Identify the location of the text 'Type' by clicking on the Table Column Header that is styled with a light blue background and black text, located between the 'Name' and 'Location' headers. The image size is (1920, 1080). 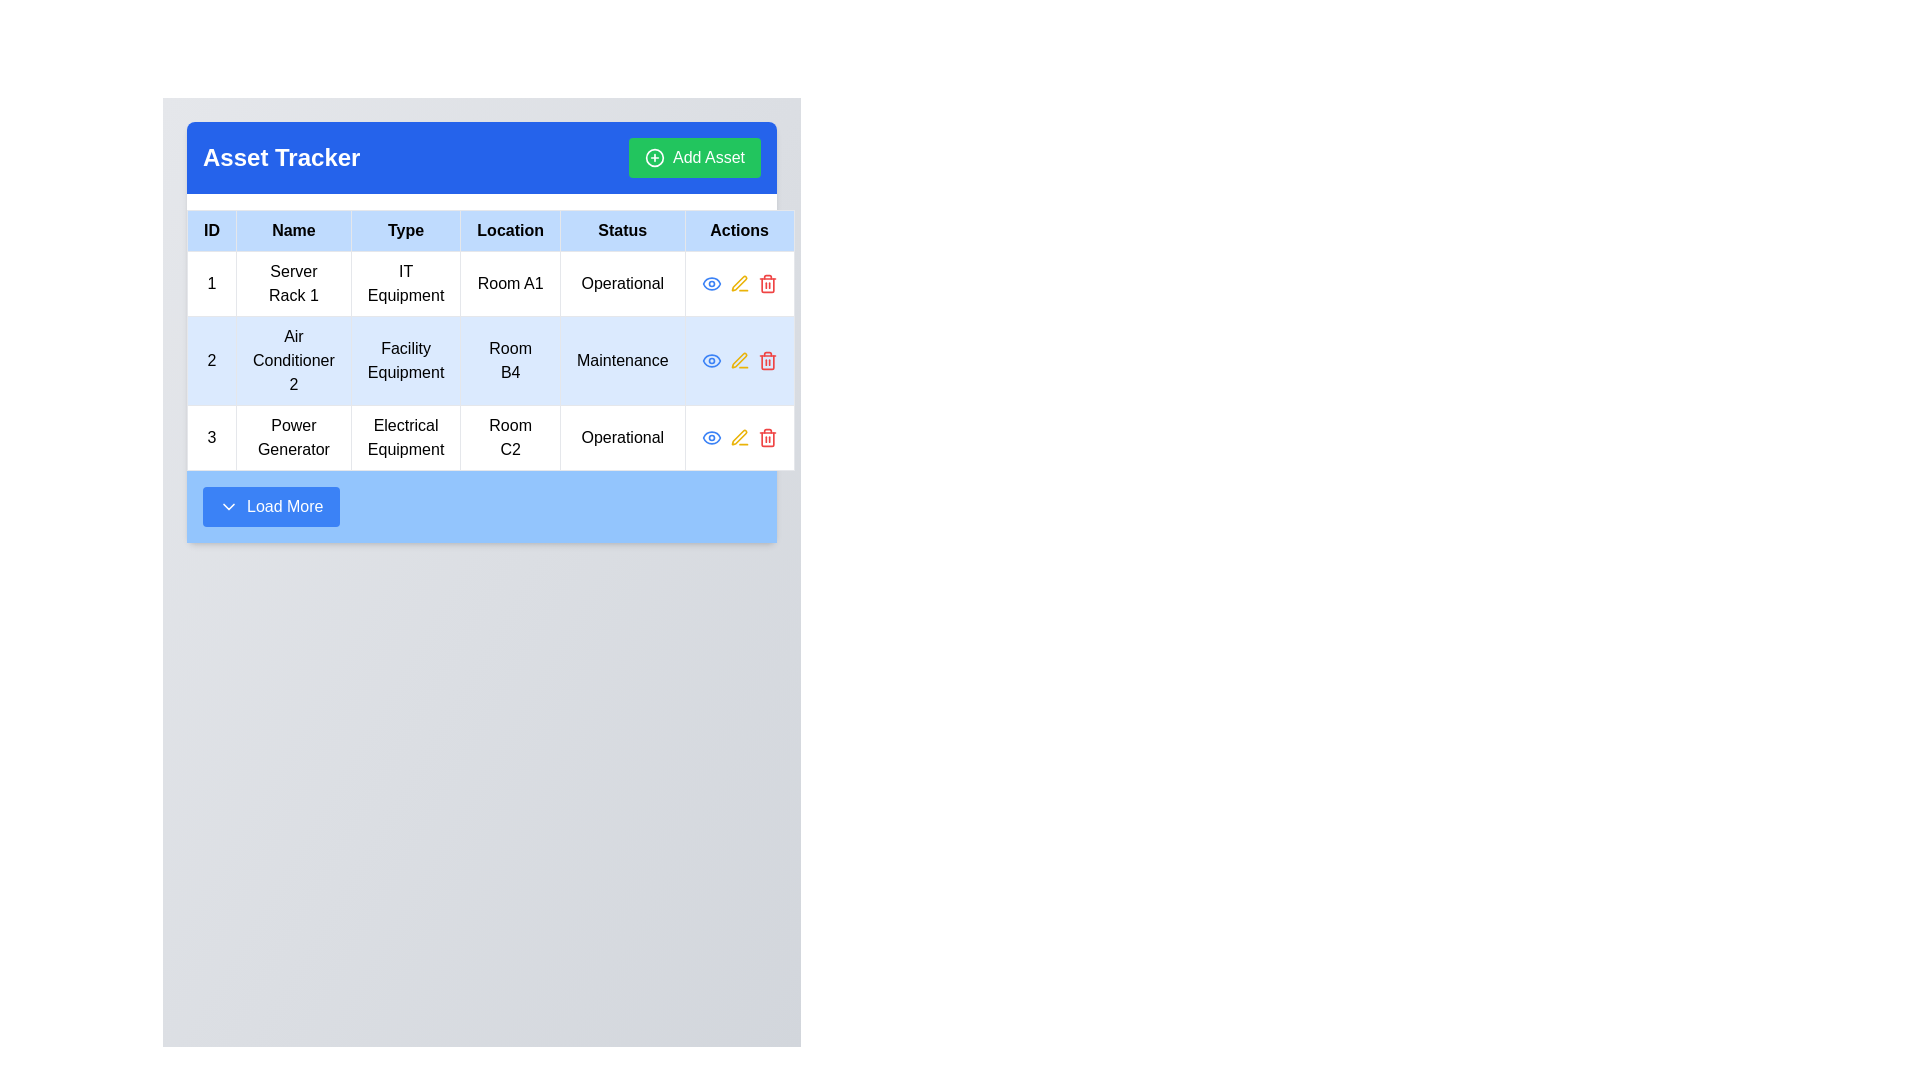
(405, 230).